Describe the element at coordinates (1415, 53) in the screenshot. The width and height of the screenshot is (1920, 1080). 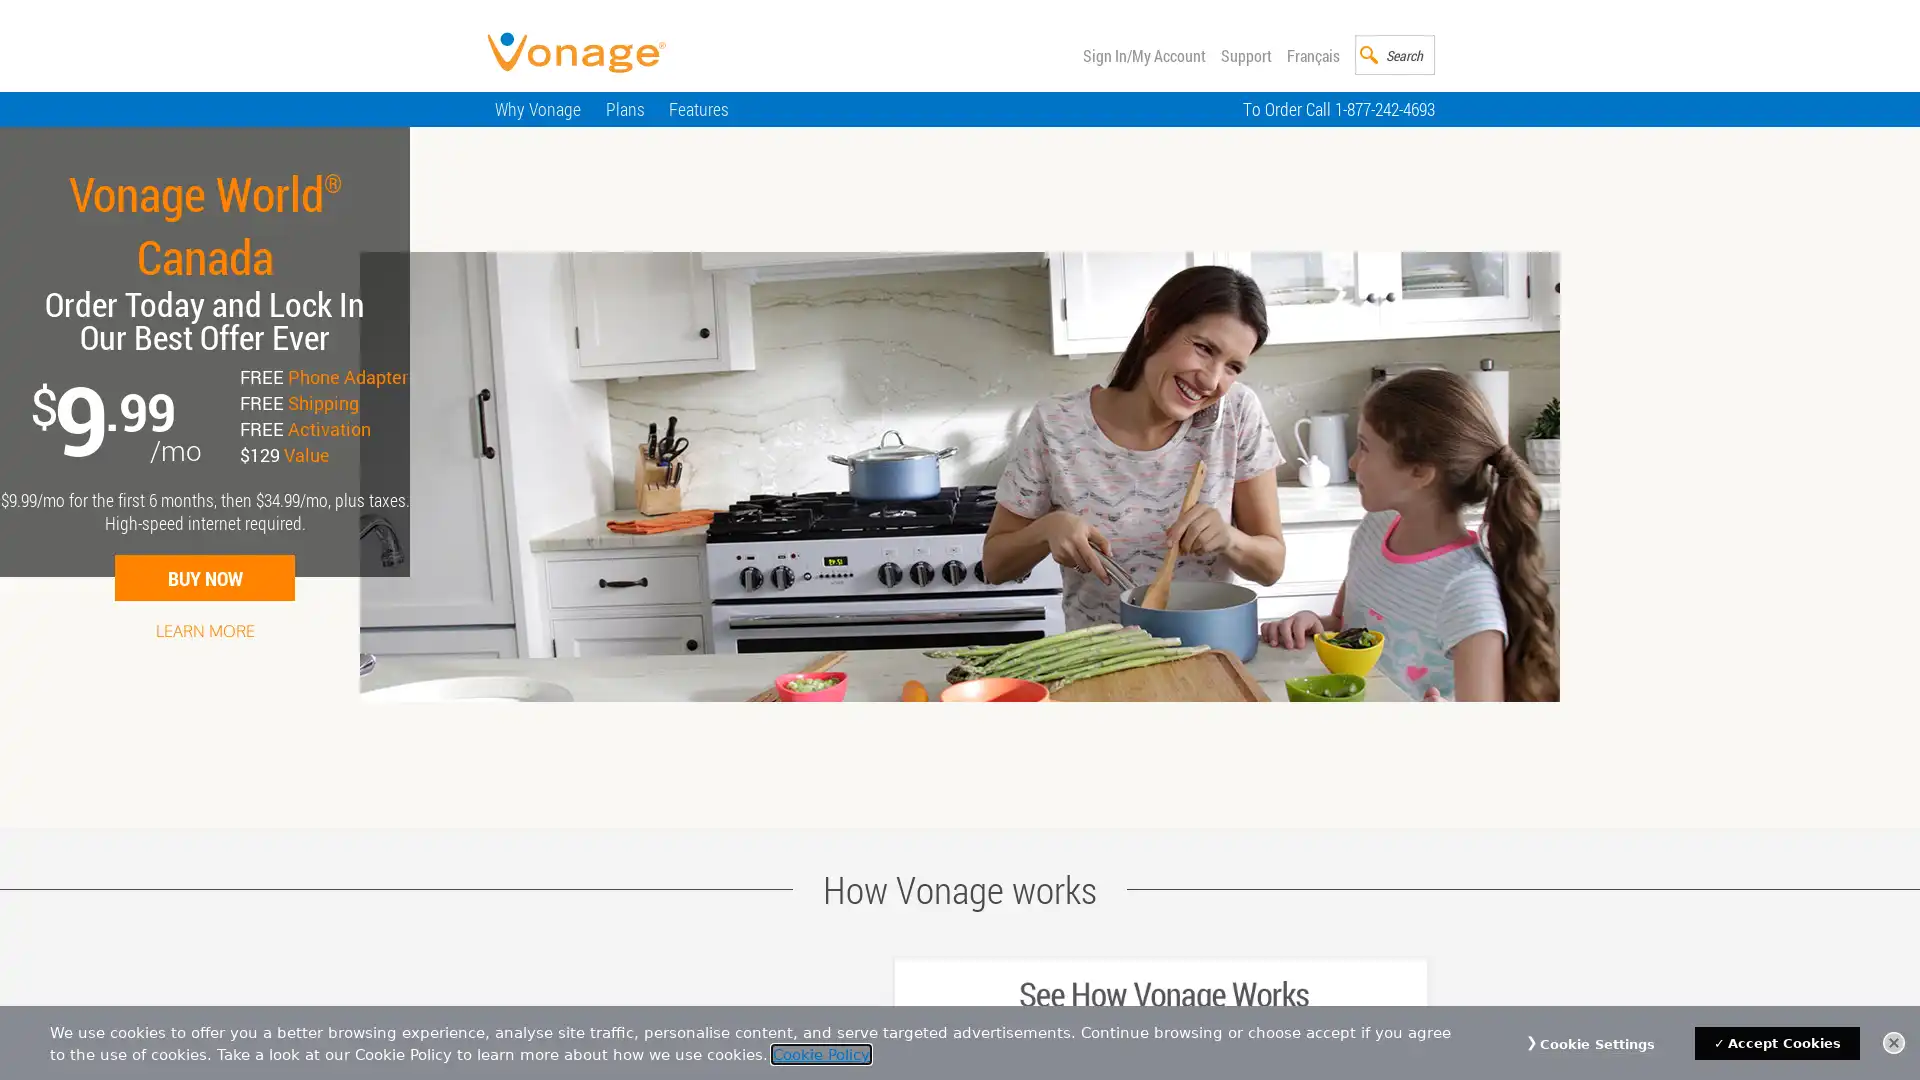
I see `Search` at that location.